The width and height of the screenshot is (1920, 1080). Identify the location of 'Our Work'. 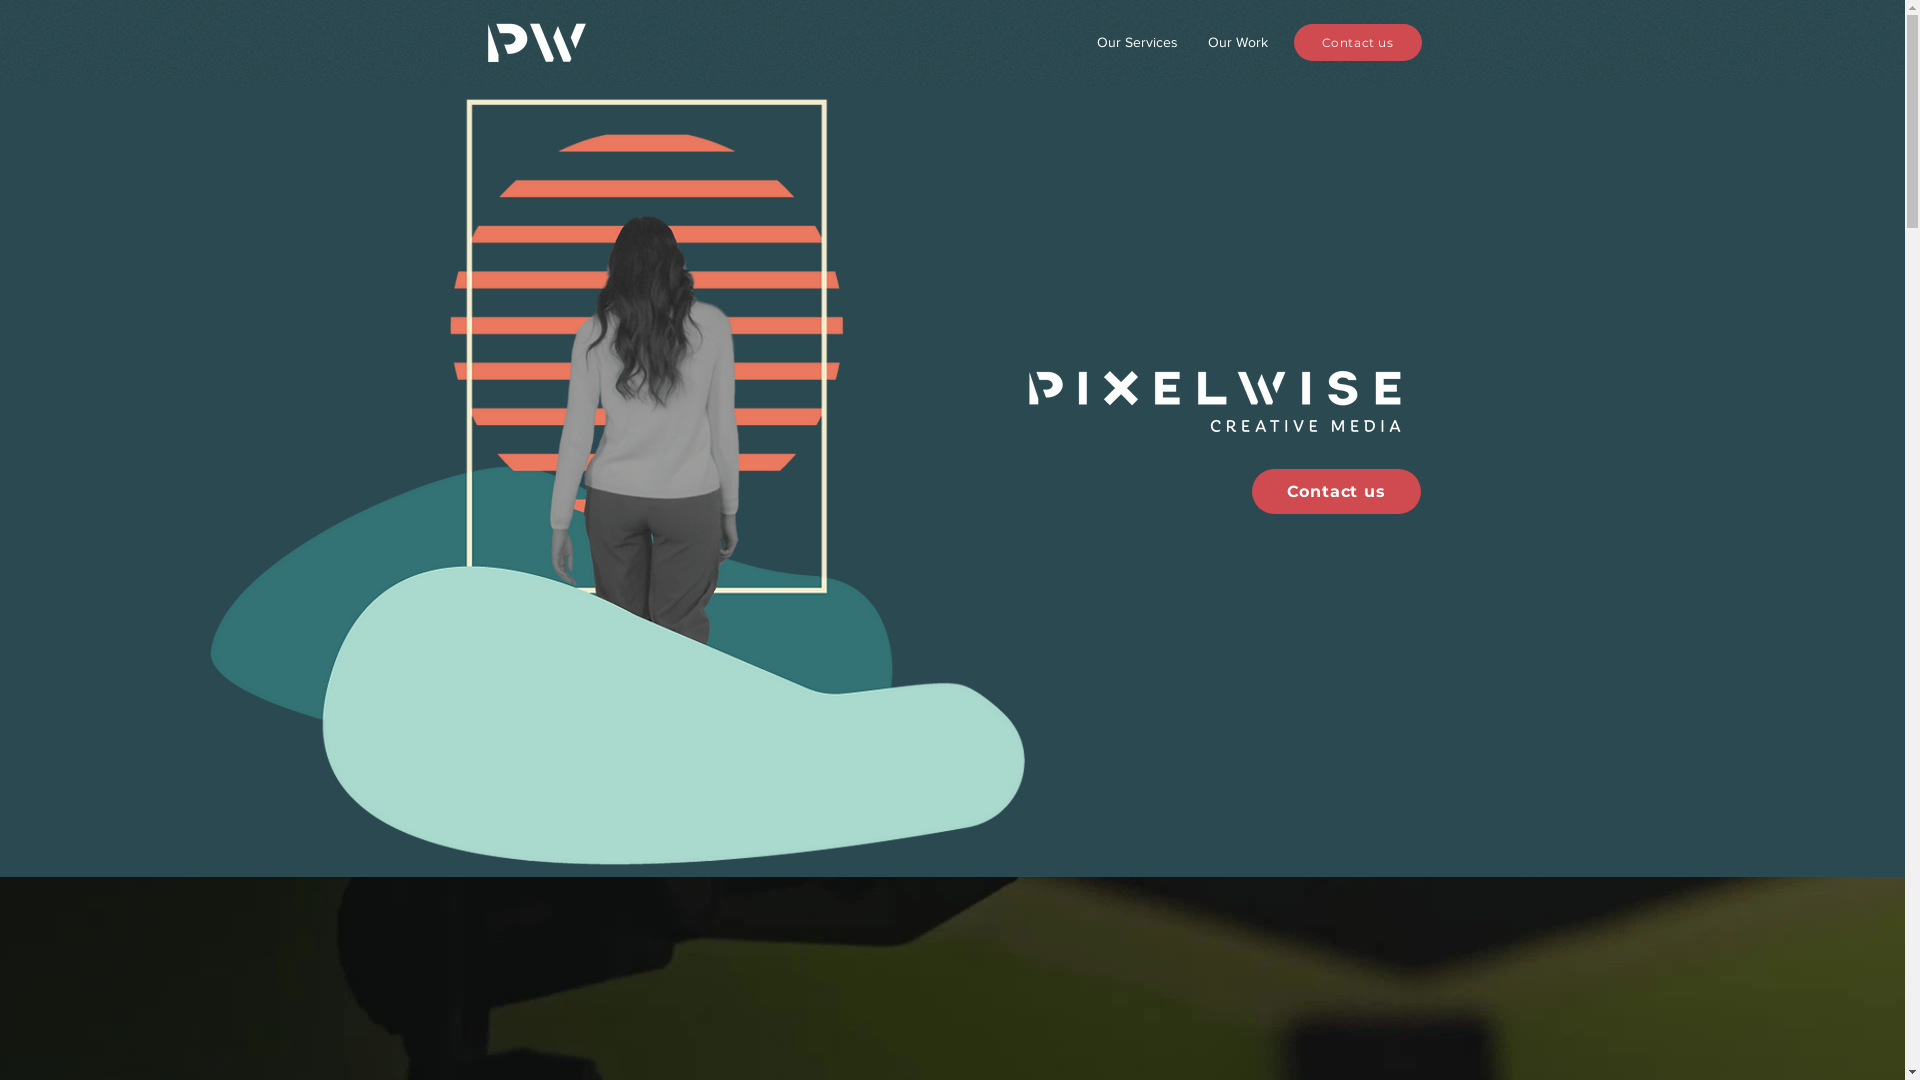
(1236, 42).